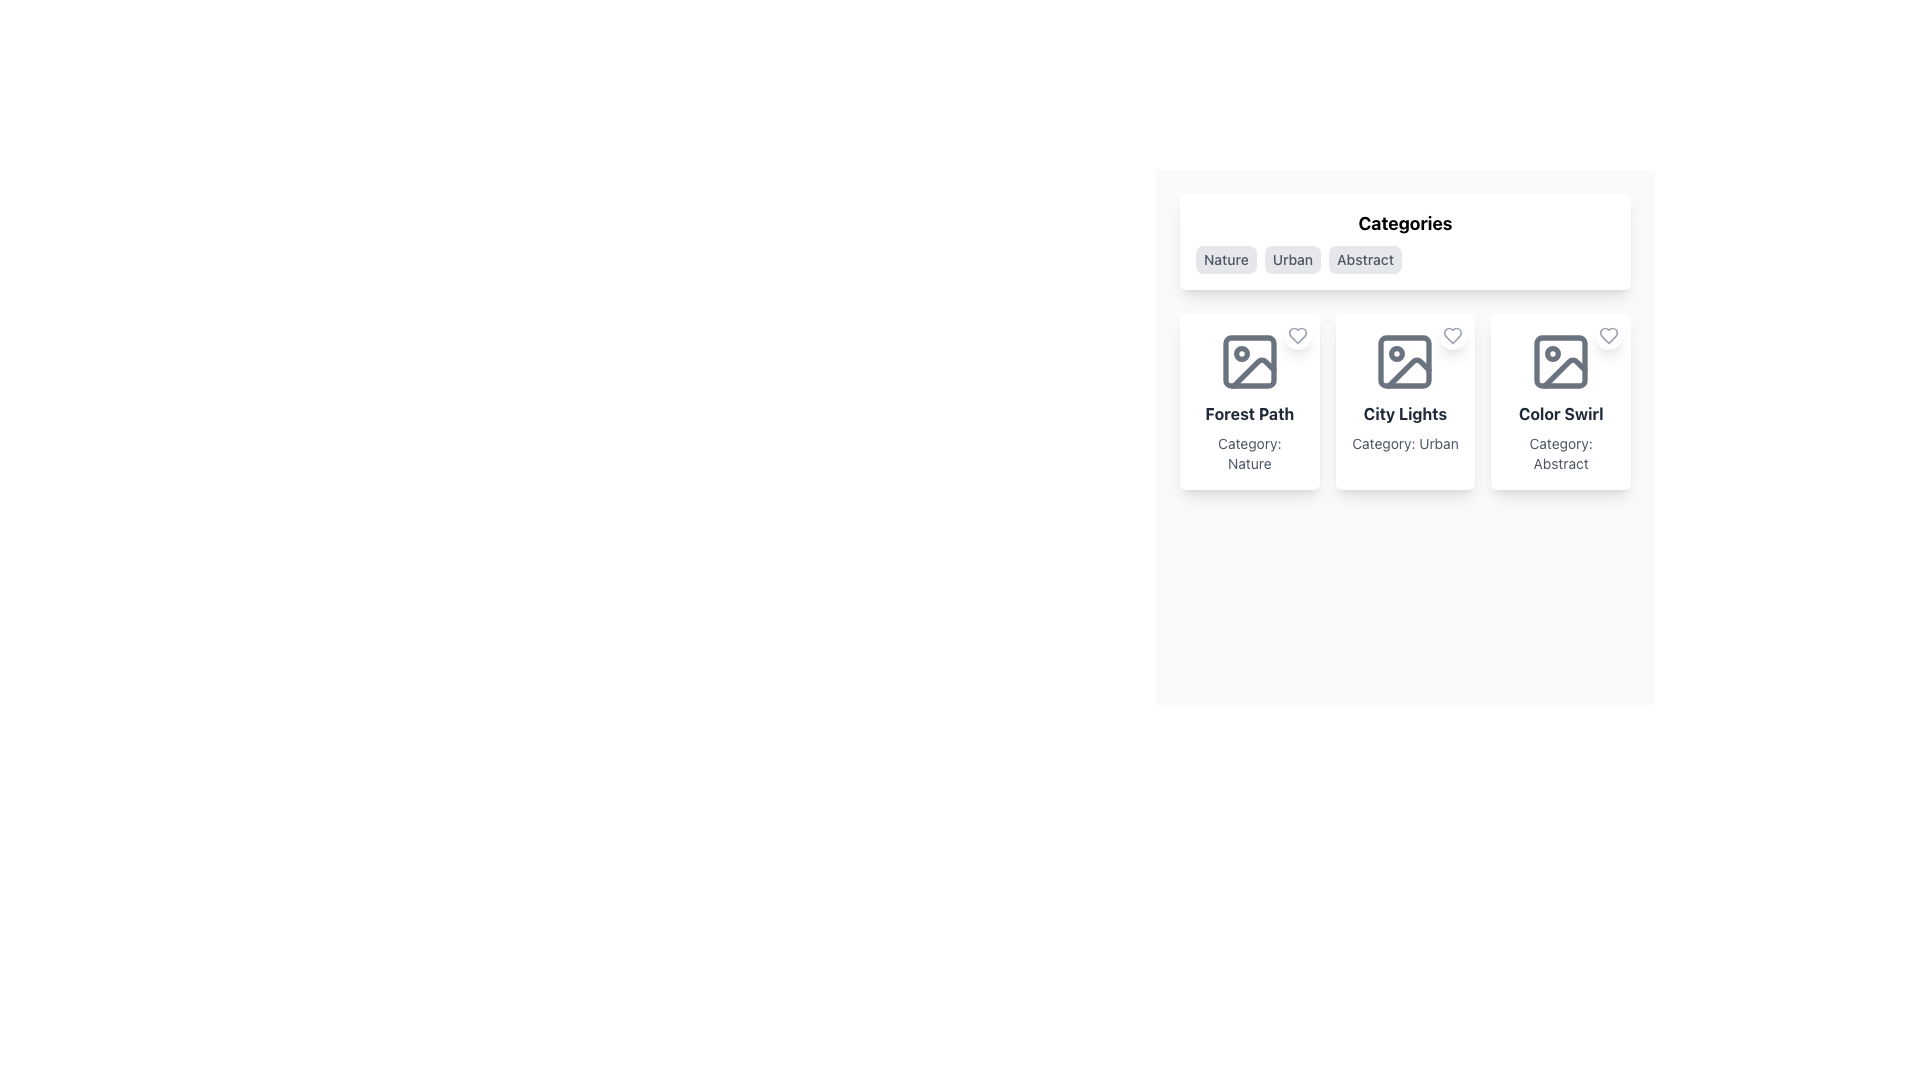 The width and height of the screenshot is (1920, 1080). Describe the element at coordinates (1292, 258) in the screenshot. I see `the 'Urban' button, which is the second button in a row of three with a light gray background and the text 'Urban' in medium-dark gray` at that location.